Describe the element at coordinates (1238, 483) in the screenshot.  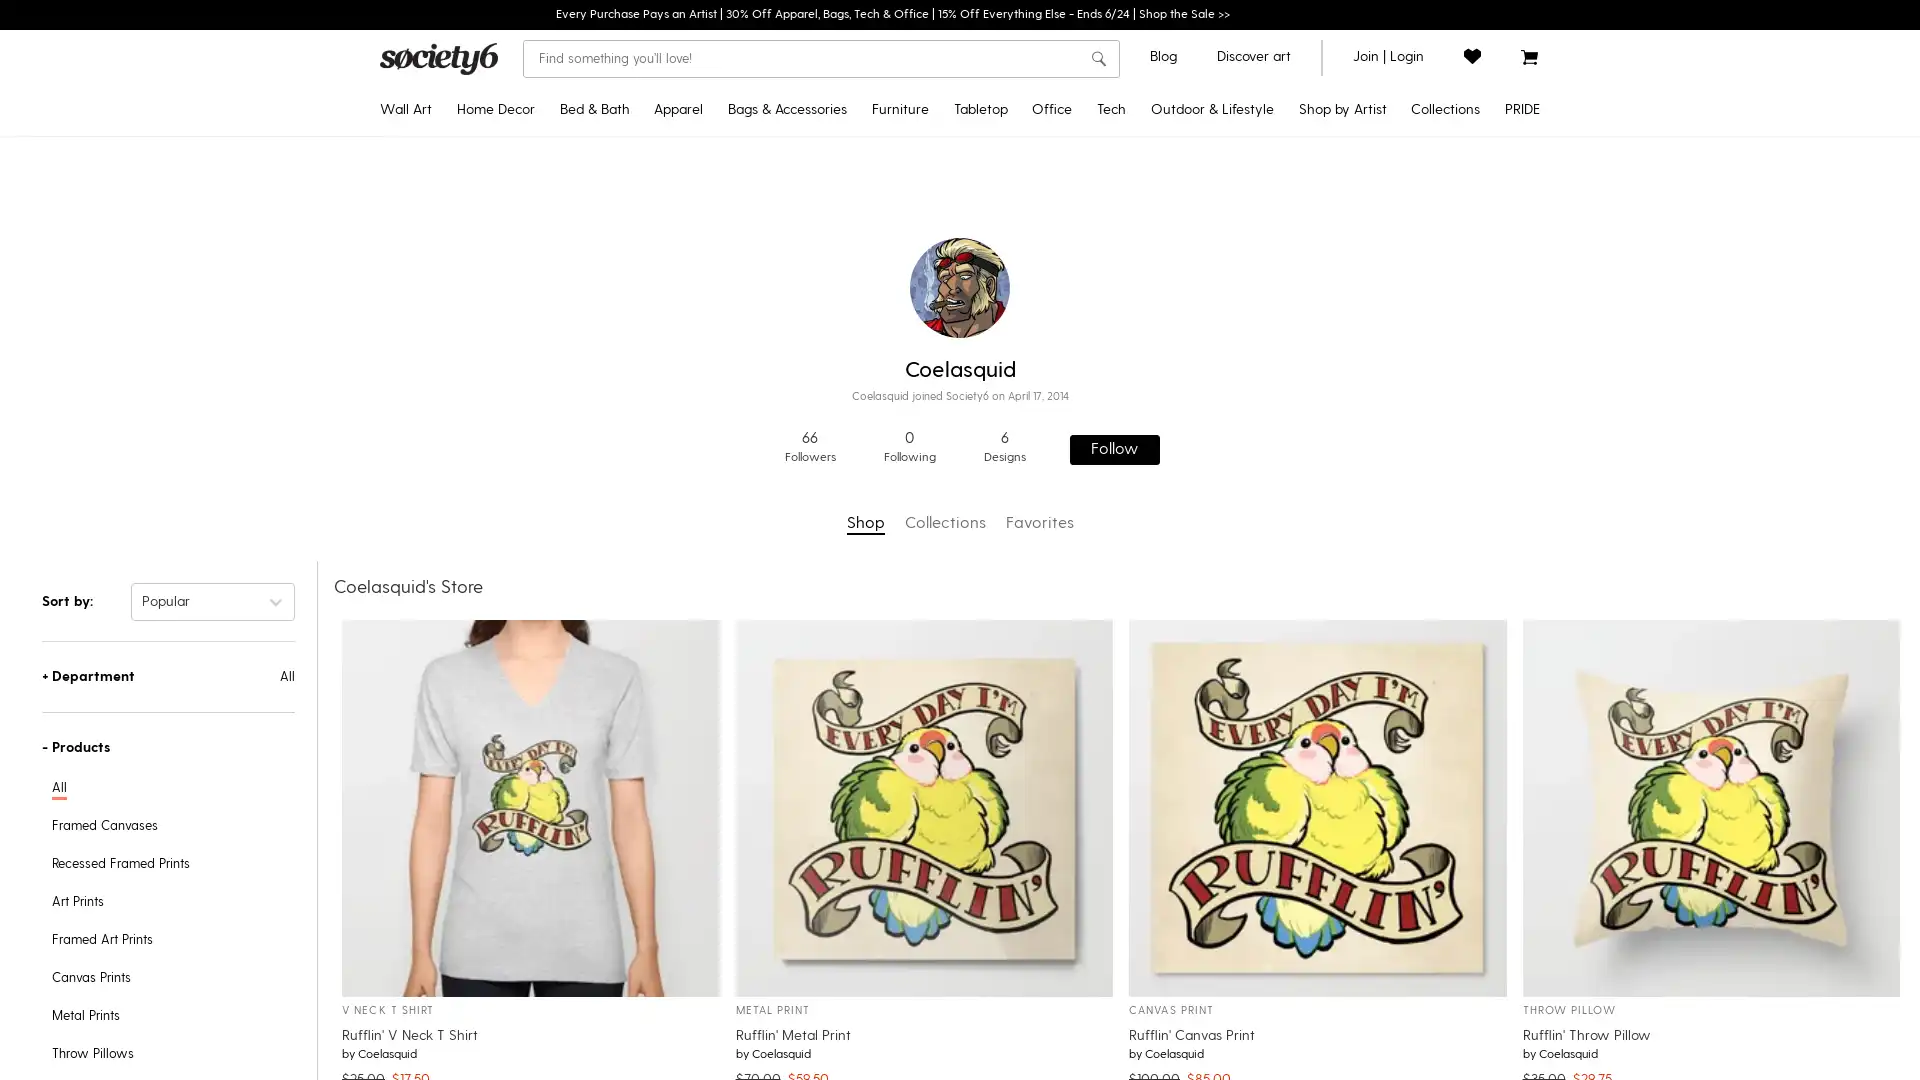
I see `Picnic Blankets` at that location.